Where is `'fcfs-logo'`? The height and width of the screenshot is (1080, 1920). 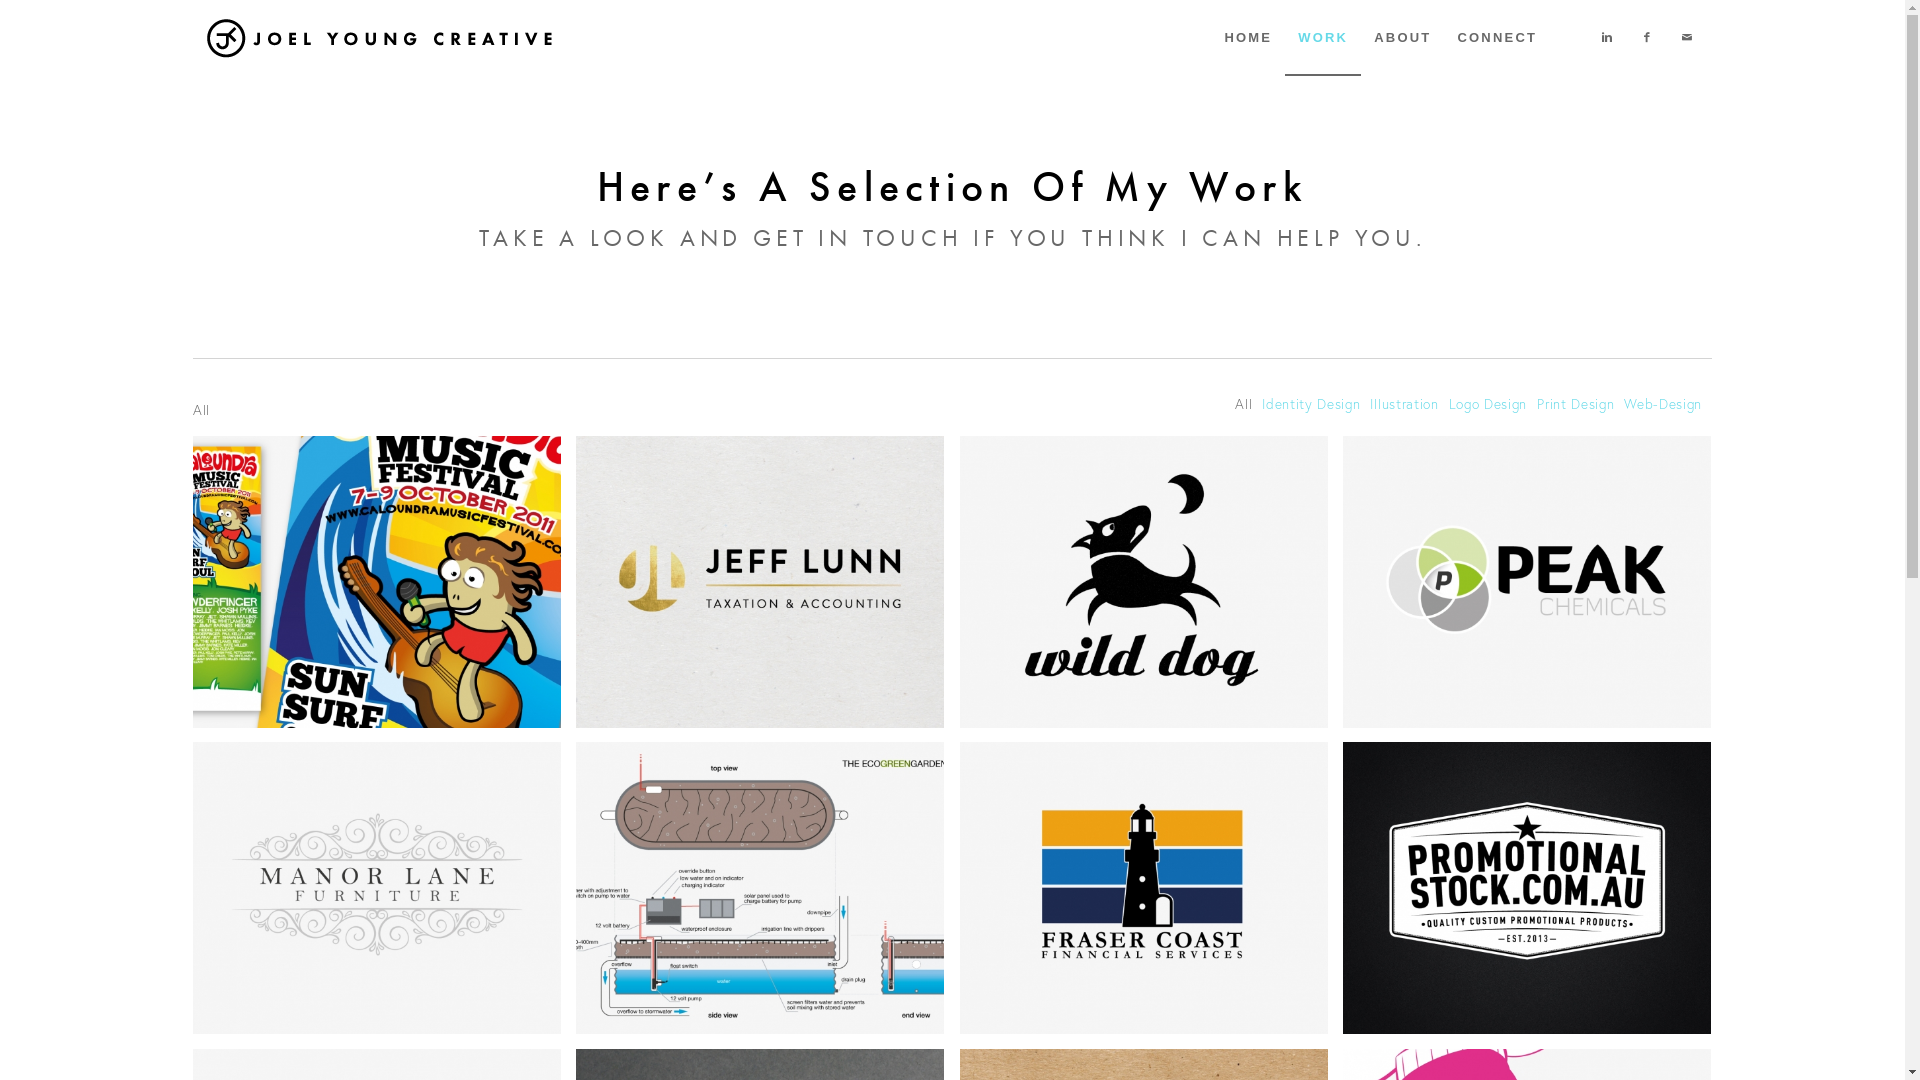
'fcfs-logo' is located at coordinates (1144, 886).